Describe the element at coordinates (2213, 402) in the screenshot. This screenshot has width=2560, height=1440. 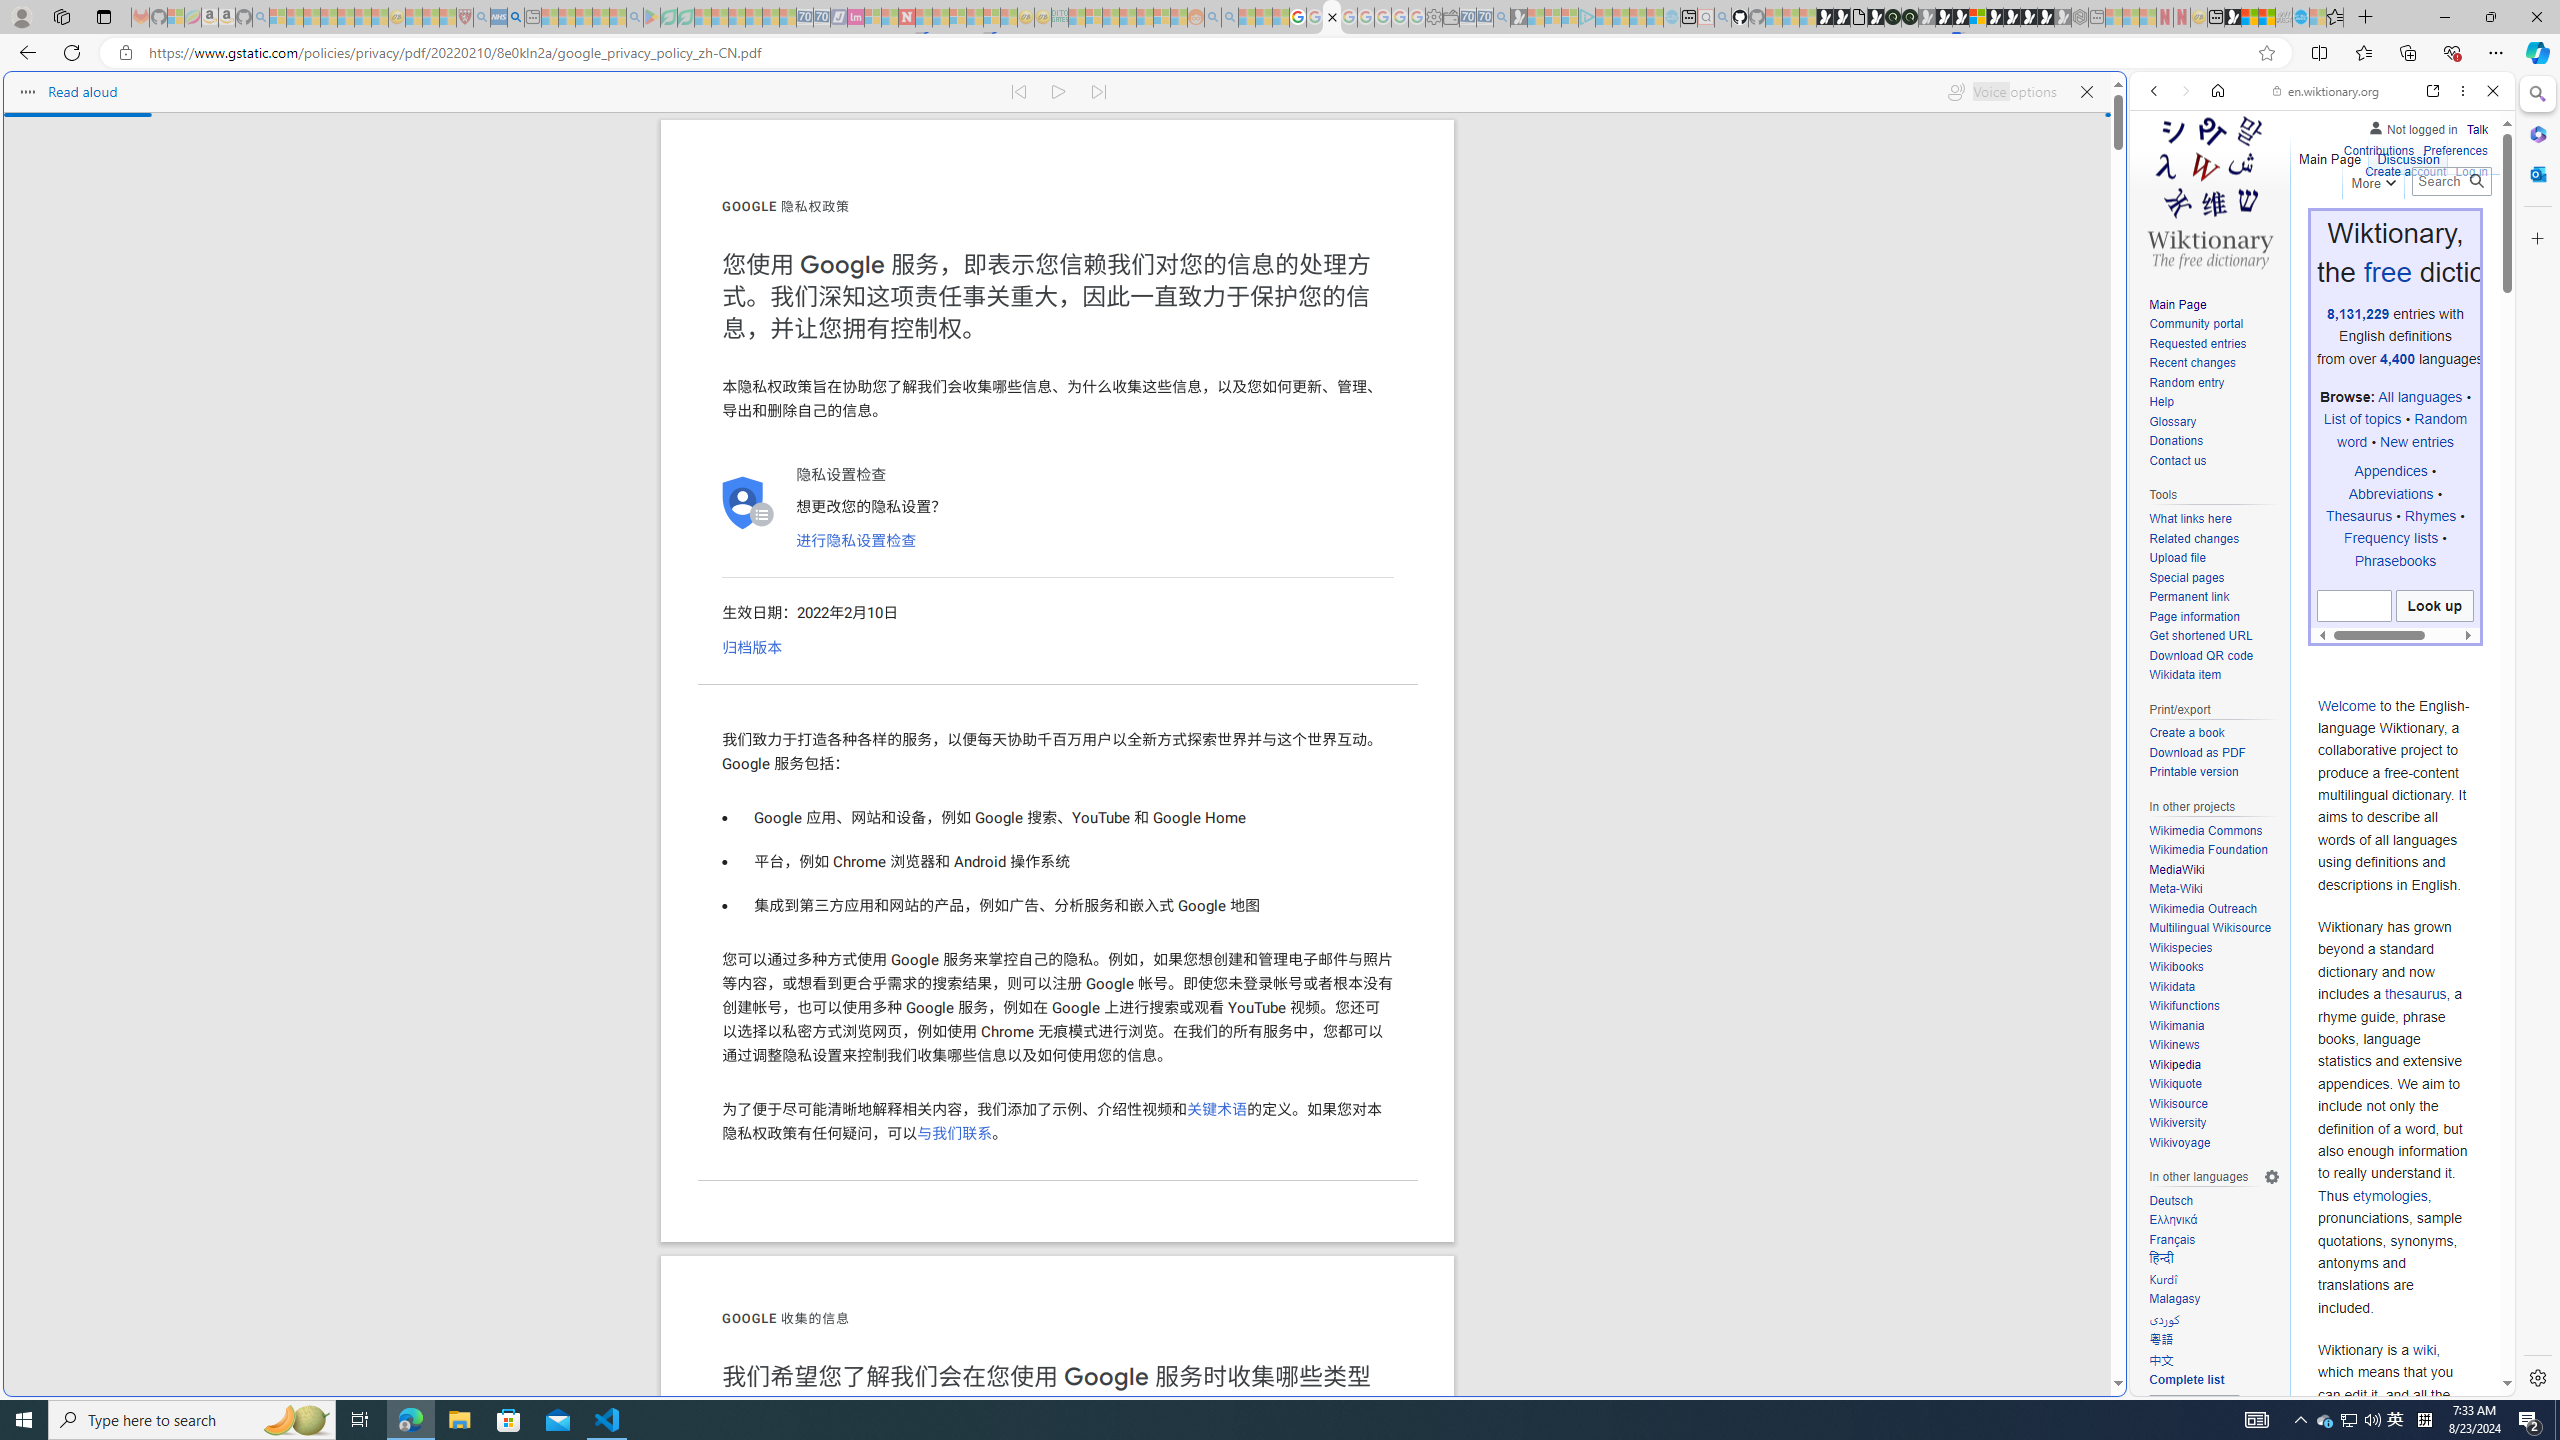
I see `'Help'` at that location.